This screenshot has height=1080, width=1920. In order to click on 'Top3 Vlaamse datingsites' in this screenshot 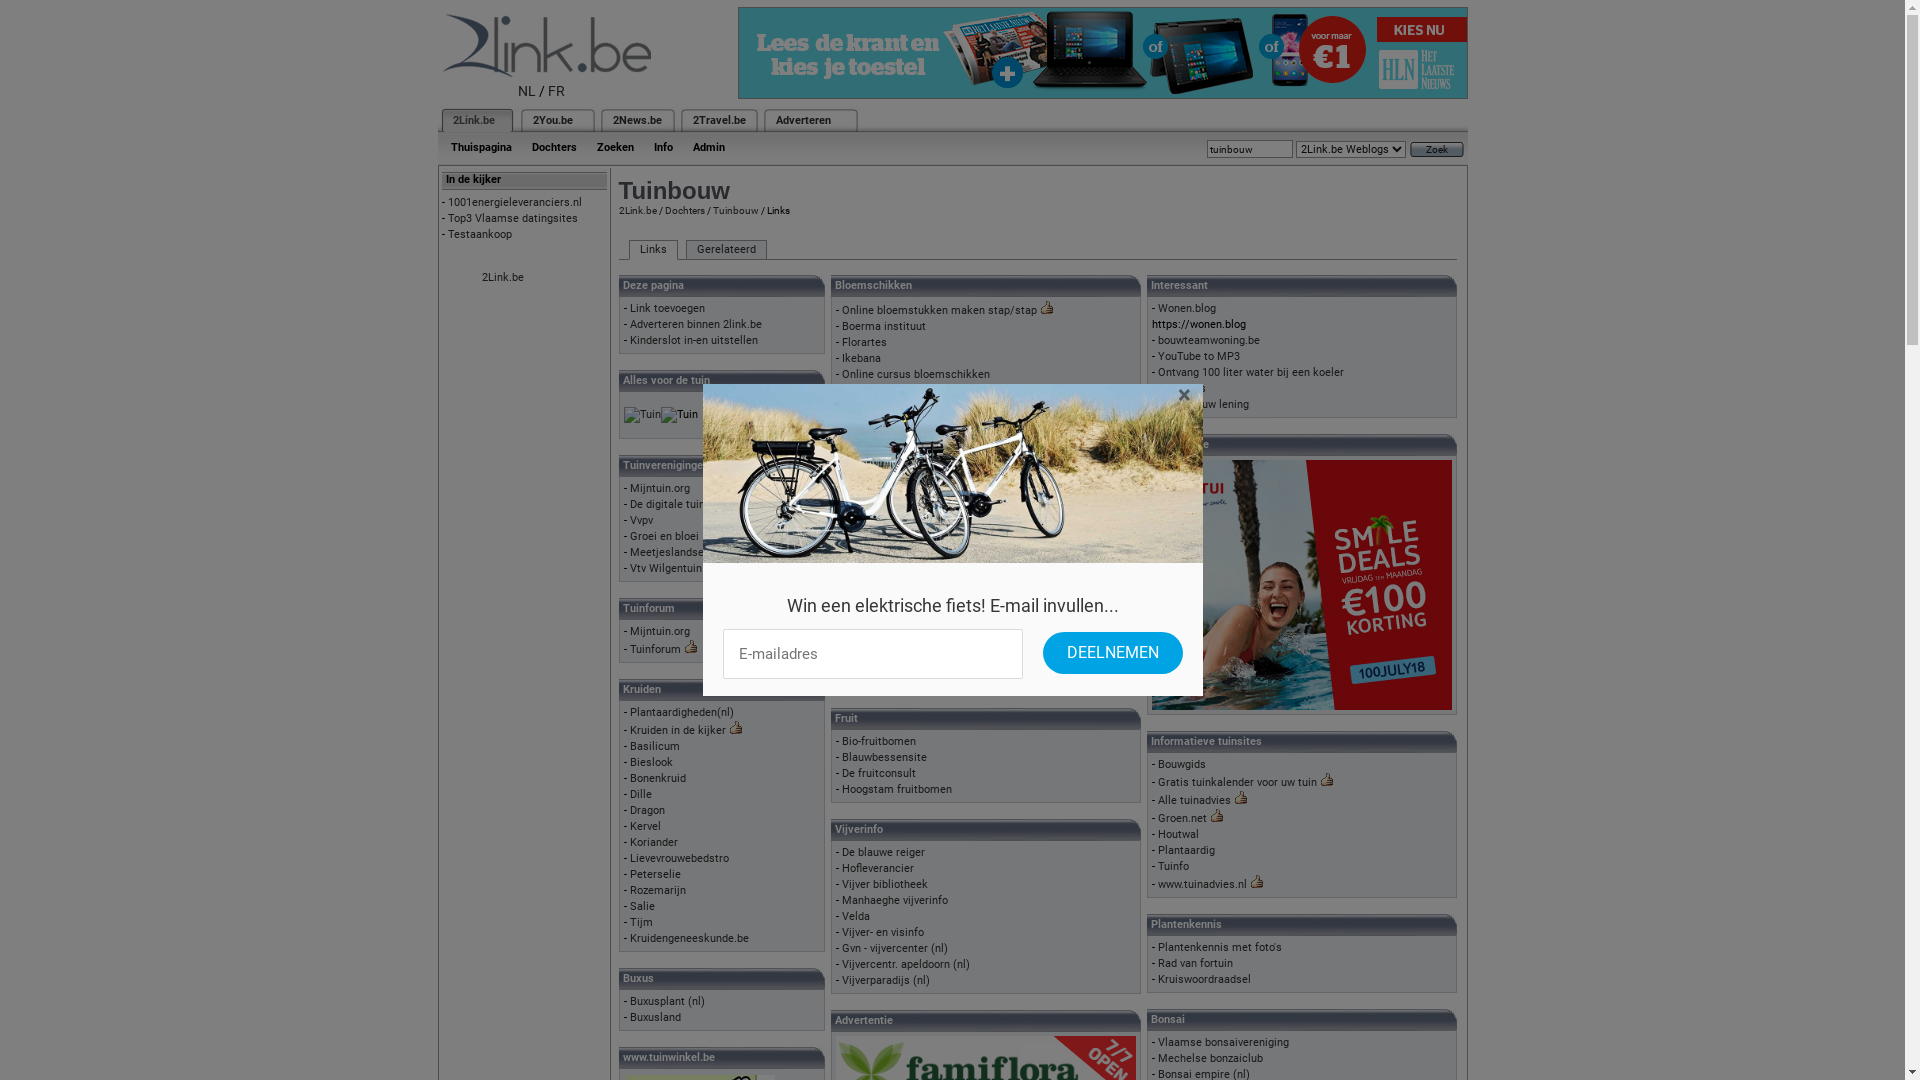, I will do `click(513, 218)`.